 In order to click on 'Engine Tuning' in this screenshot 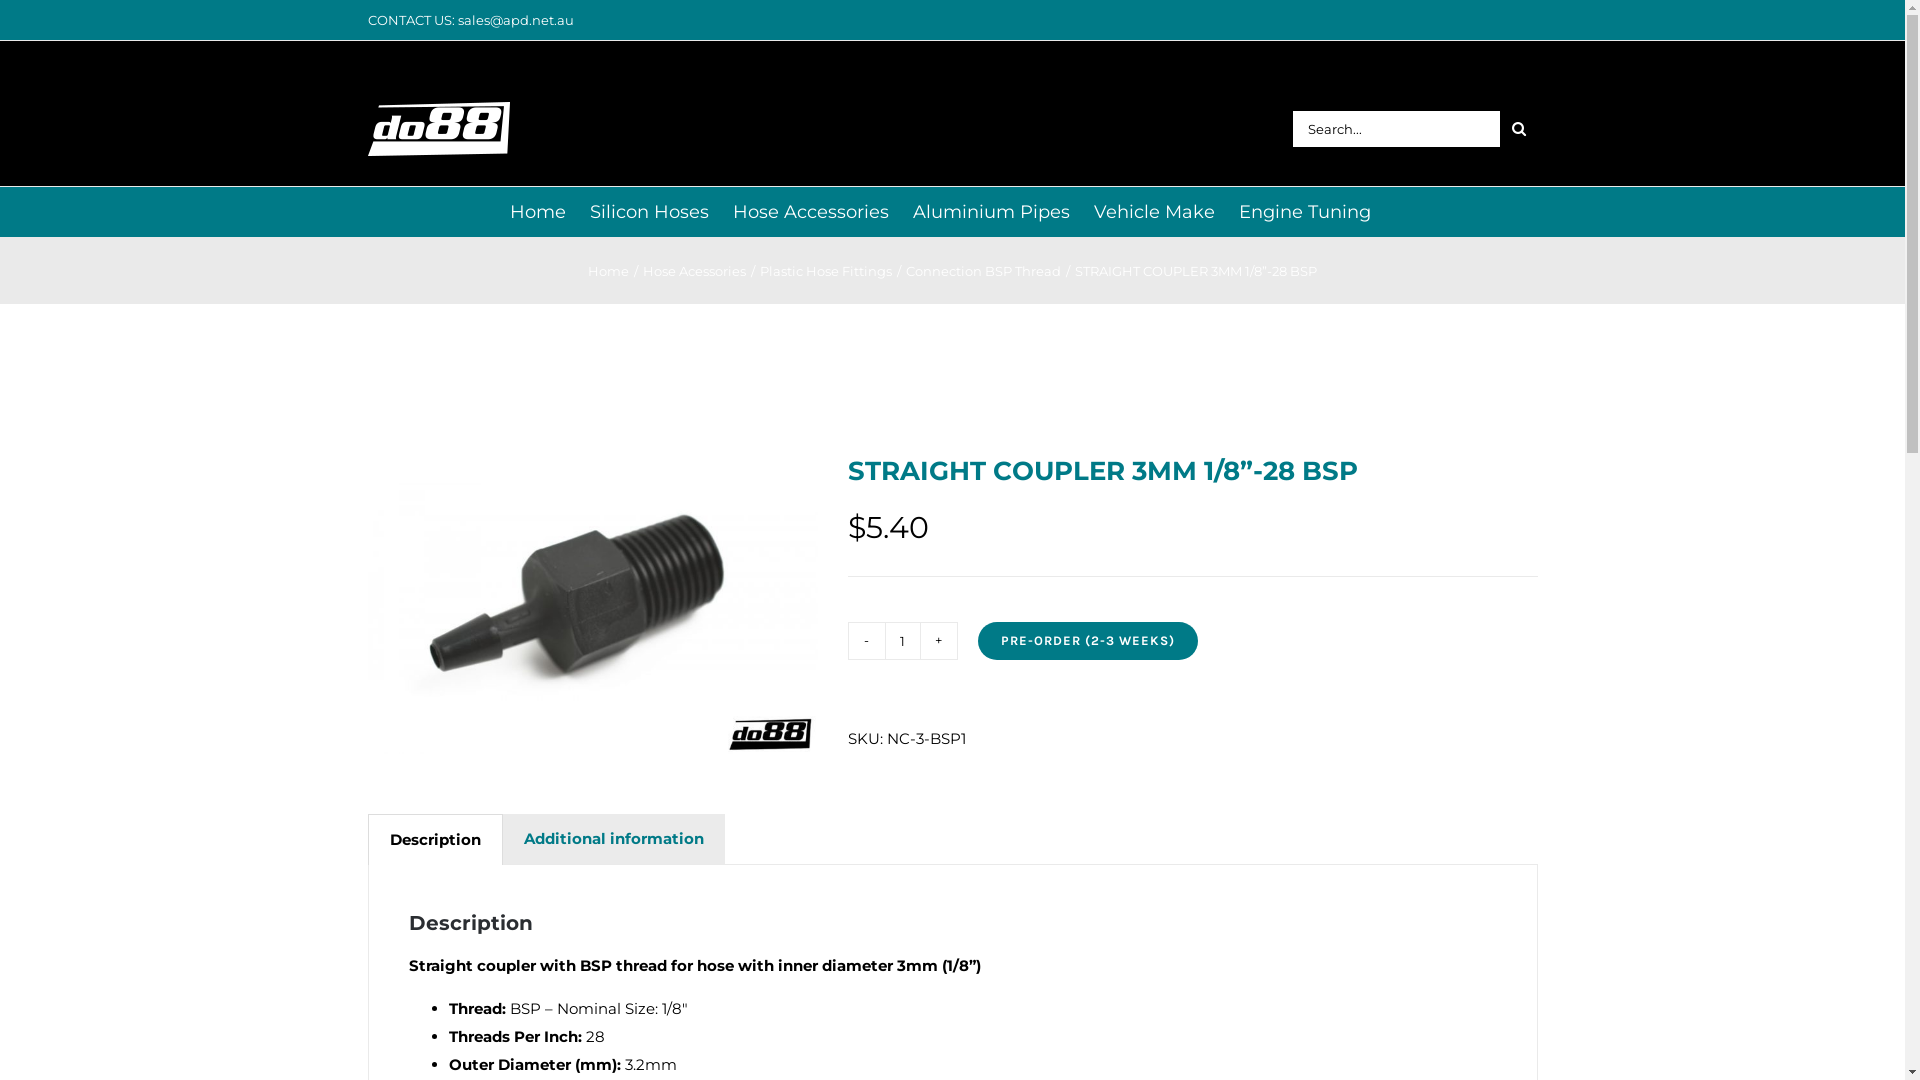, I will do `click(1305, 212)`.